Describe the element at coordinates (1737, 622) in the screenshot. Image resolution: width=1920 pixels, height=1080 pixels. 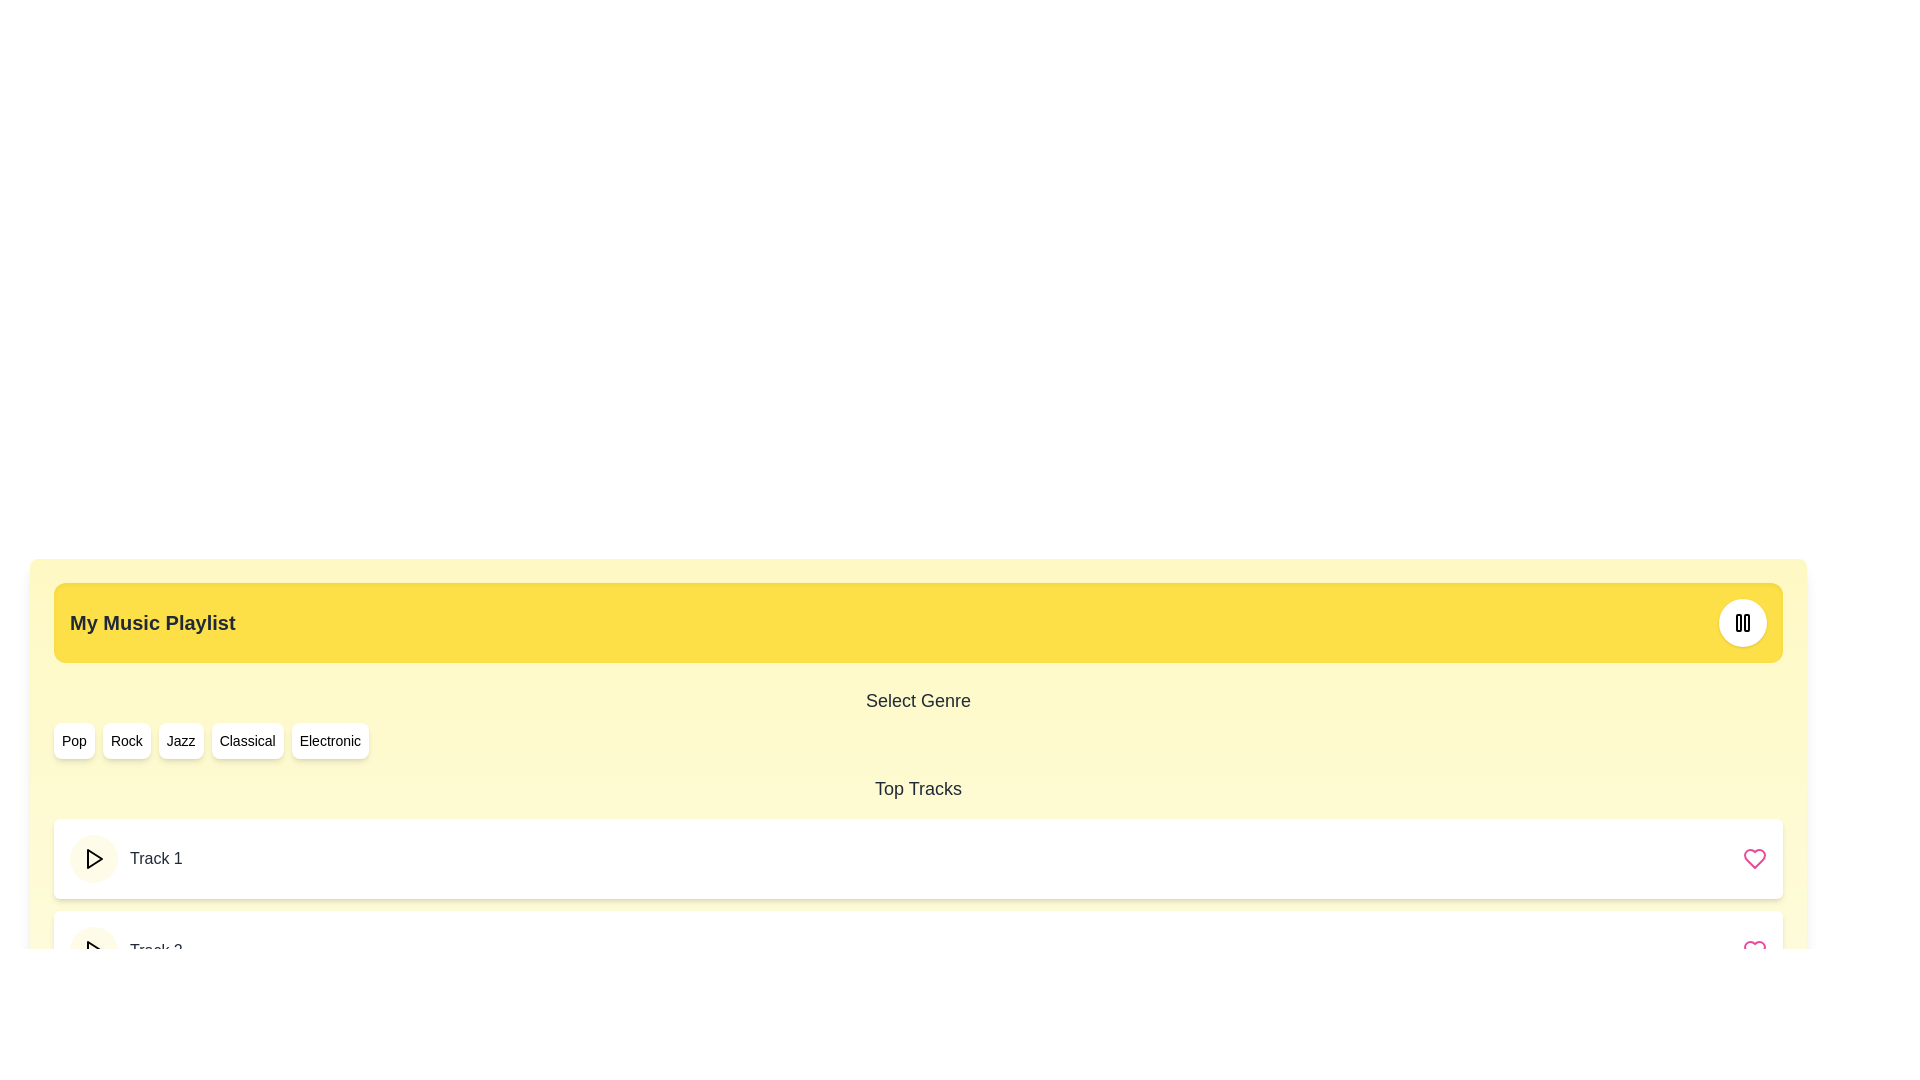
I see `the left bar of the pause icon located in the top-right corner of the interface, which is surrounded by a circular button with a yellow background` at that location.